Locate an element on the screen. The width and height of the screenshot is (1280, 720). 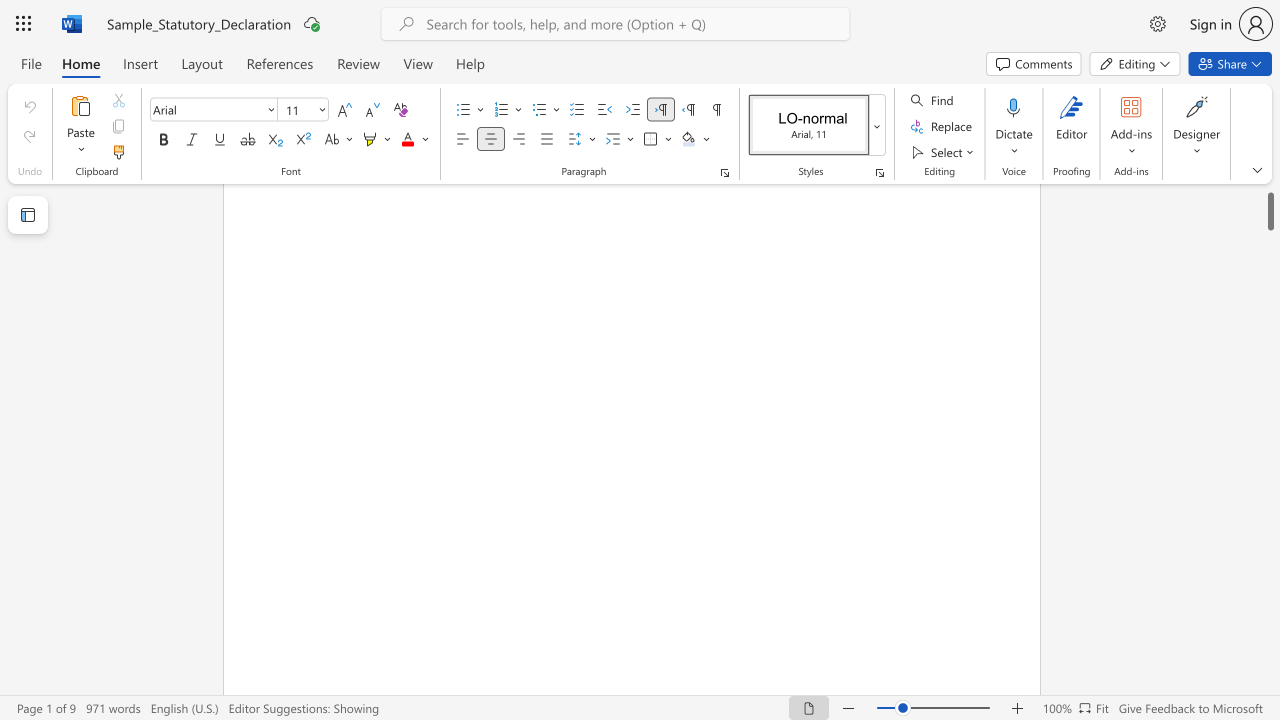
the scrollbar and move down 2520 pixels is located at coordinates (1269, 200).